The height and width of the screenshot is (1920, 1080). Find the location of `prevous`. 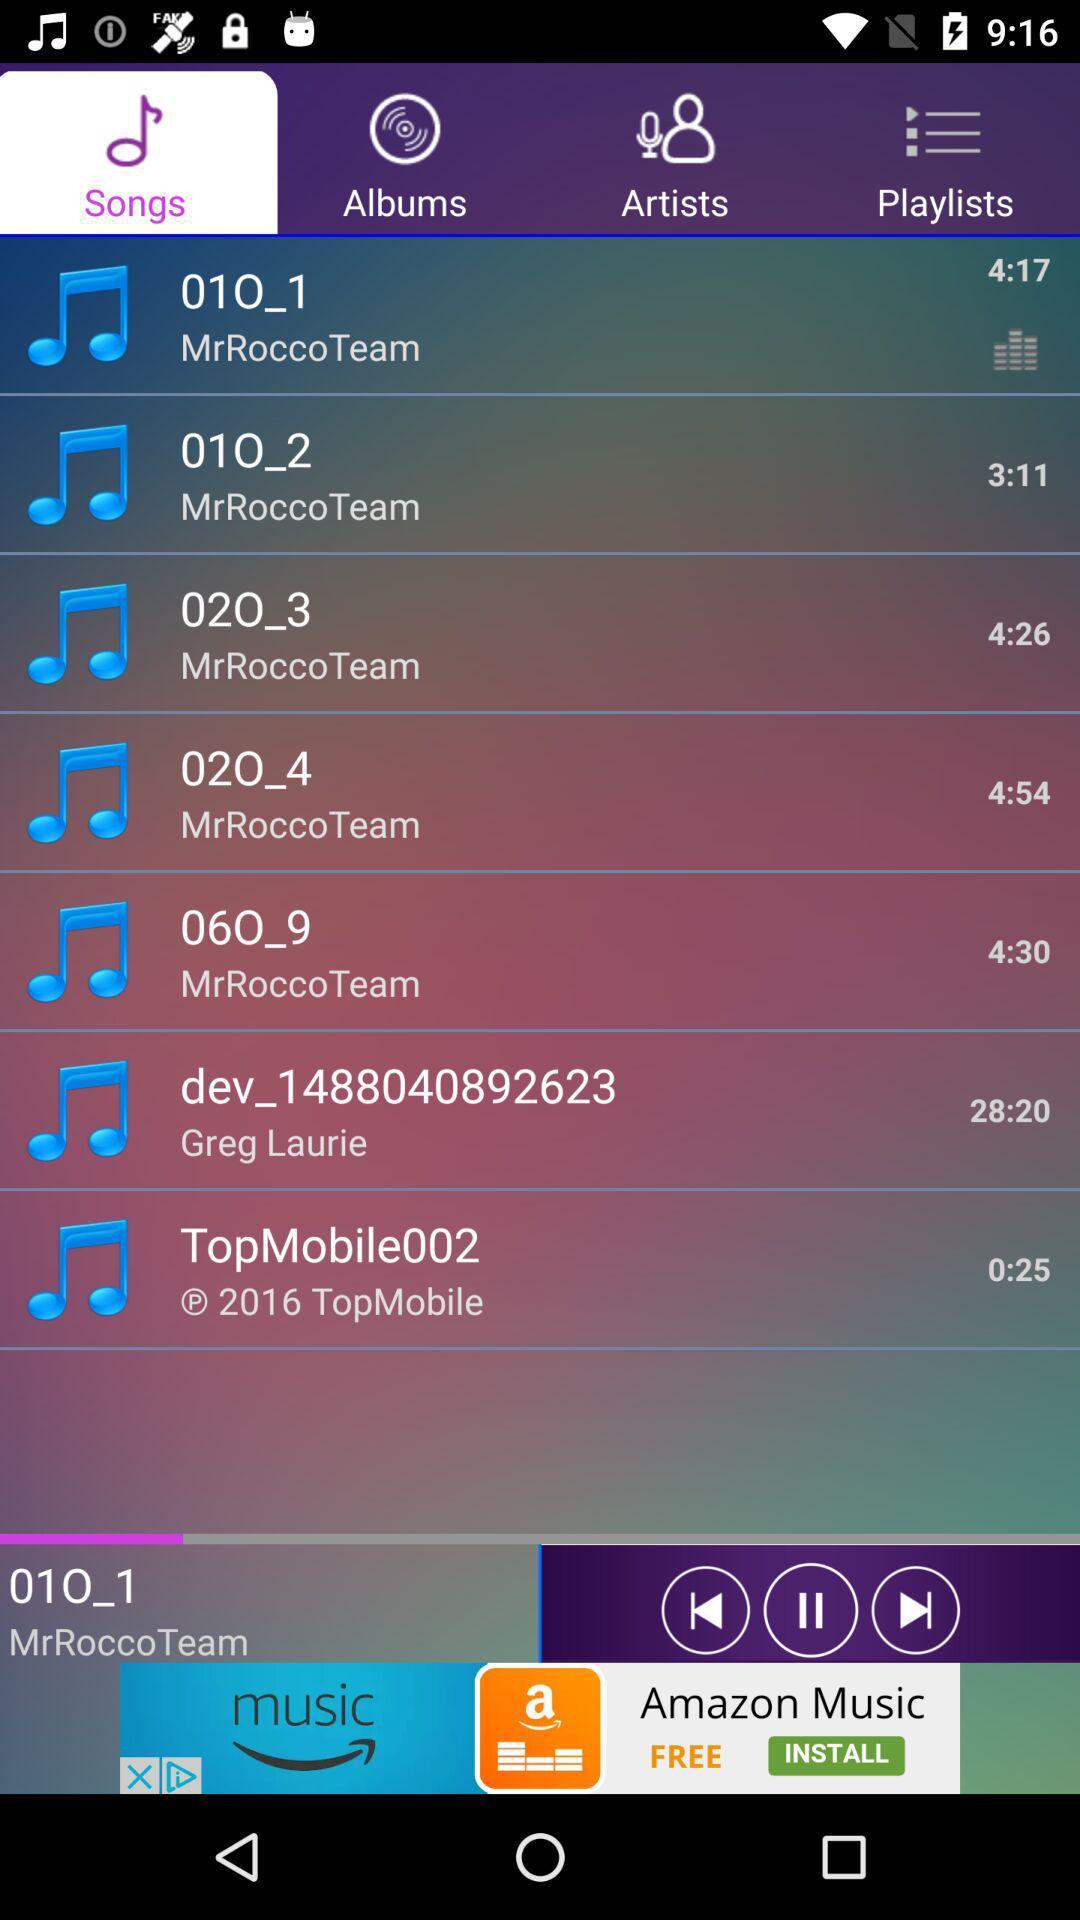

prevous is located at coordinates (704, 1610).